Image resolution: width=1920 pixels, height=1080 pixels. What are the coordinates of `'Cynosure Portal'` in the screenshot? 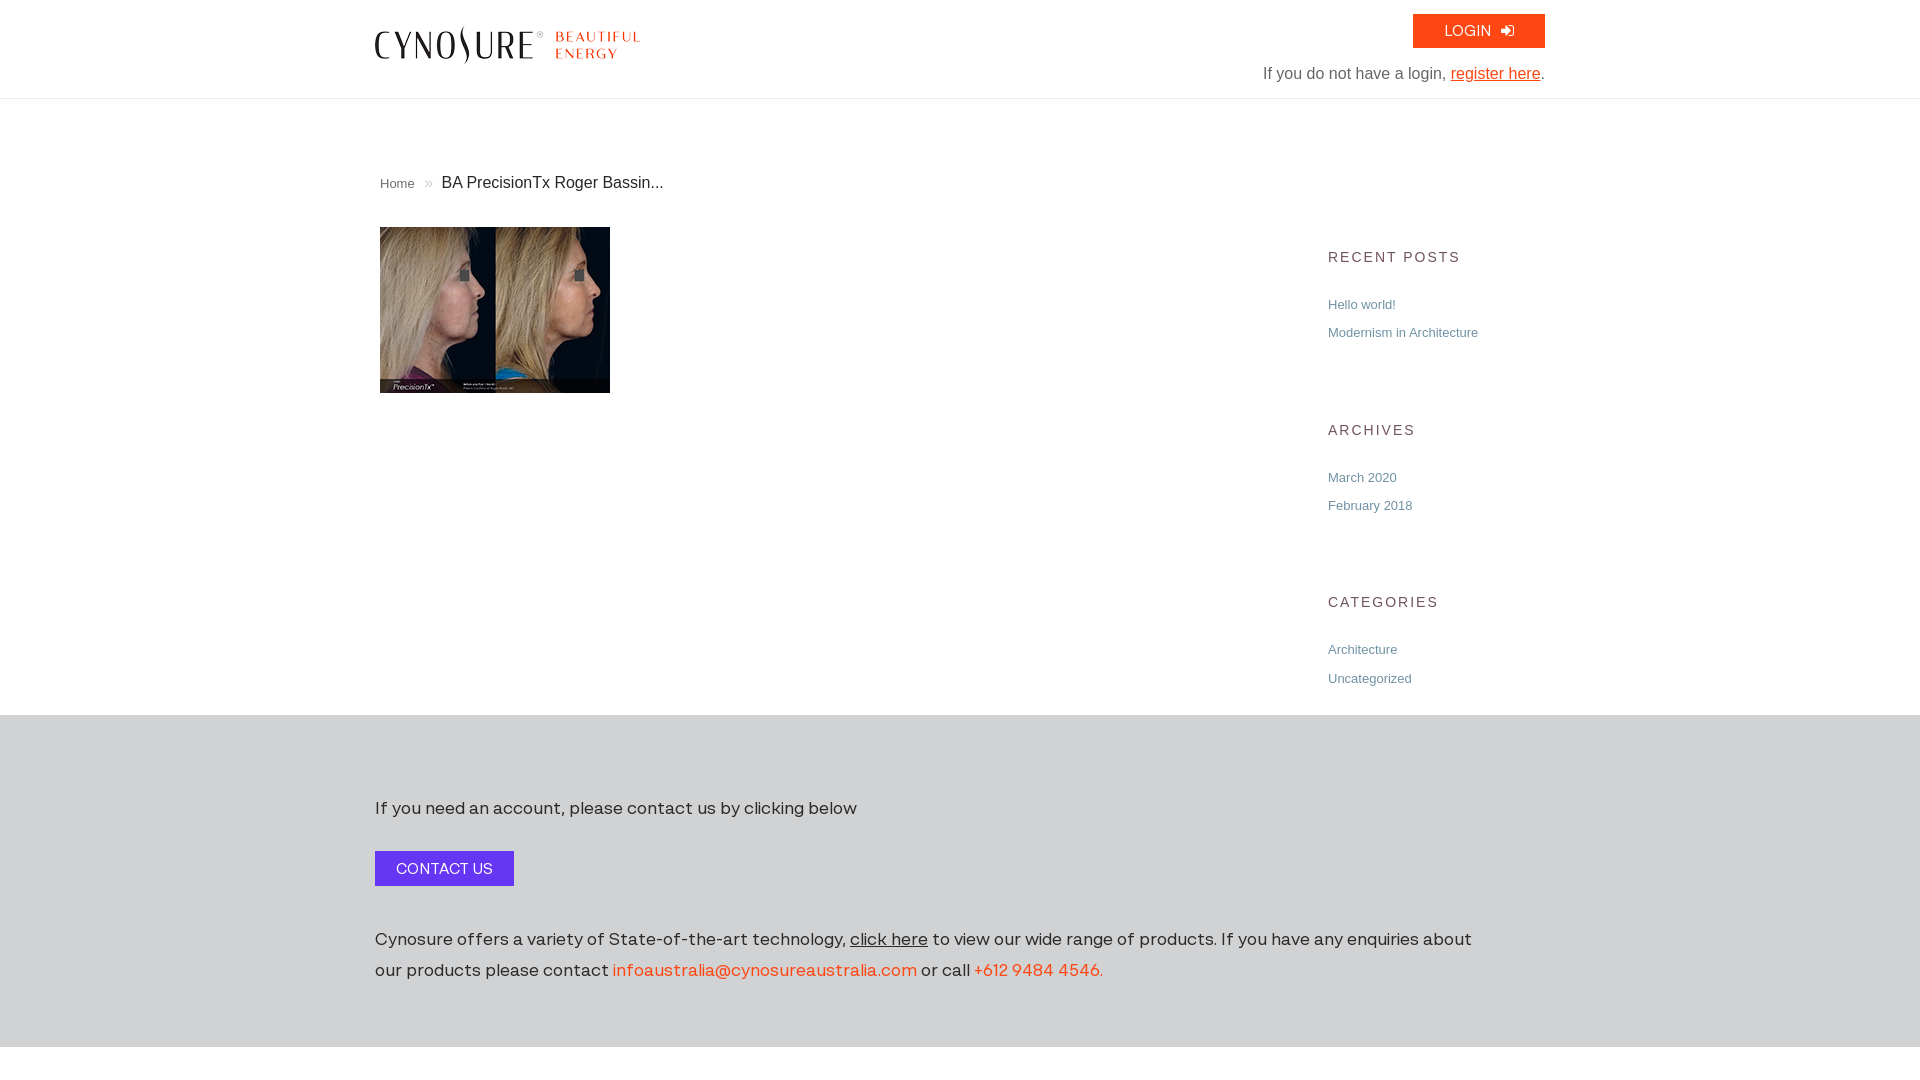 It's located at (507, 43).